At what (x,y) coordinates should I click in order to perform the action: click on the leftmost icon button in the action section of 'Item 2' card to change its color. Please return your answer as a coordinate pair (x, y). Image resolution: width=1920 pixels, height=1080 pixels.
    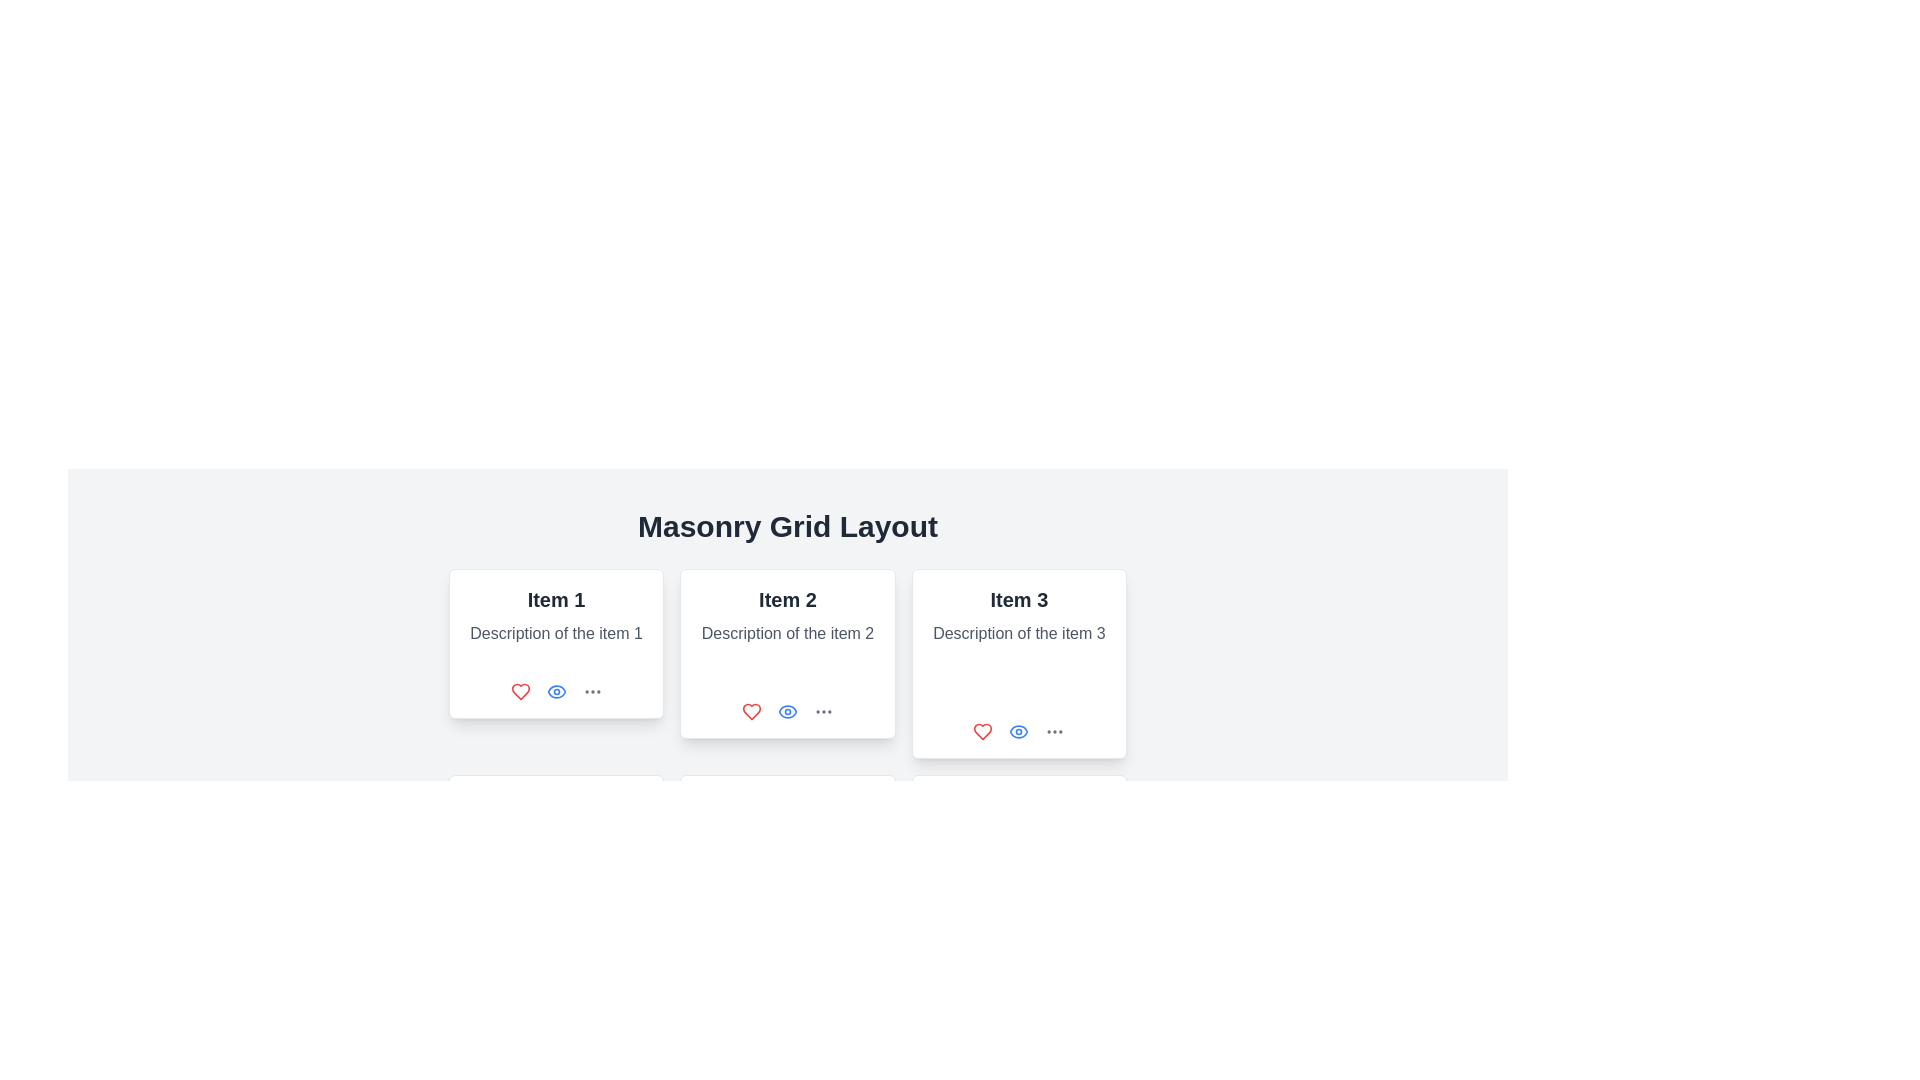
    Looking at the image, I should click on (751, 711).